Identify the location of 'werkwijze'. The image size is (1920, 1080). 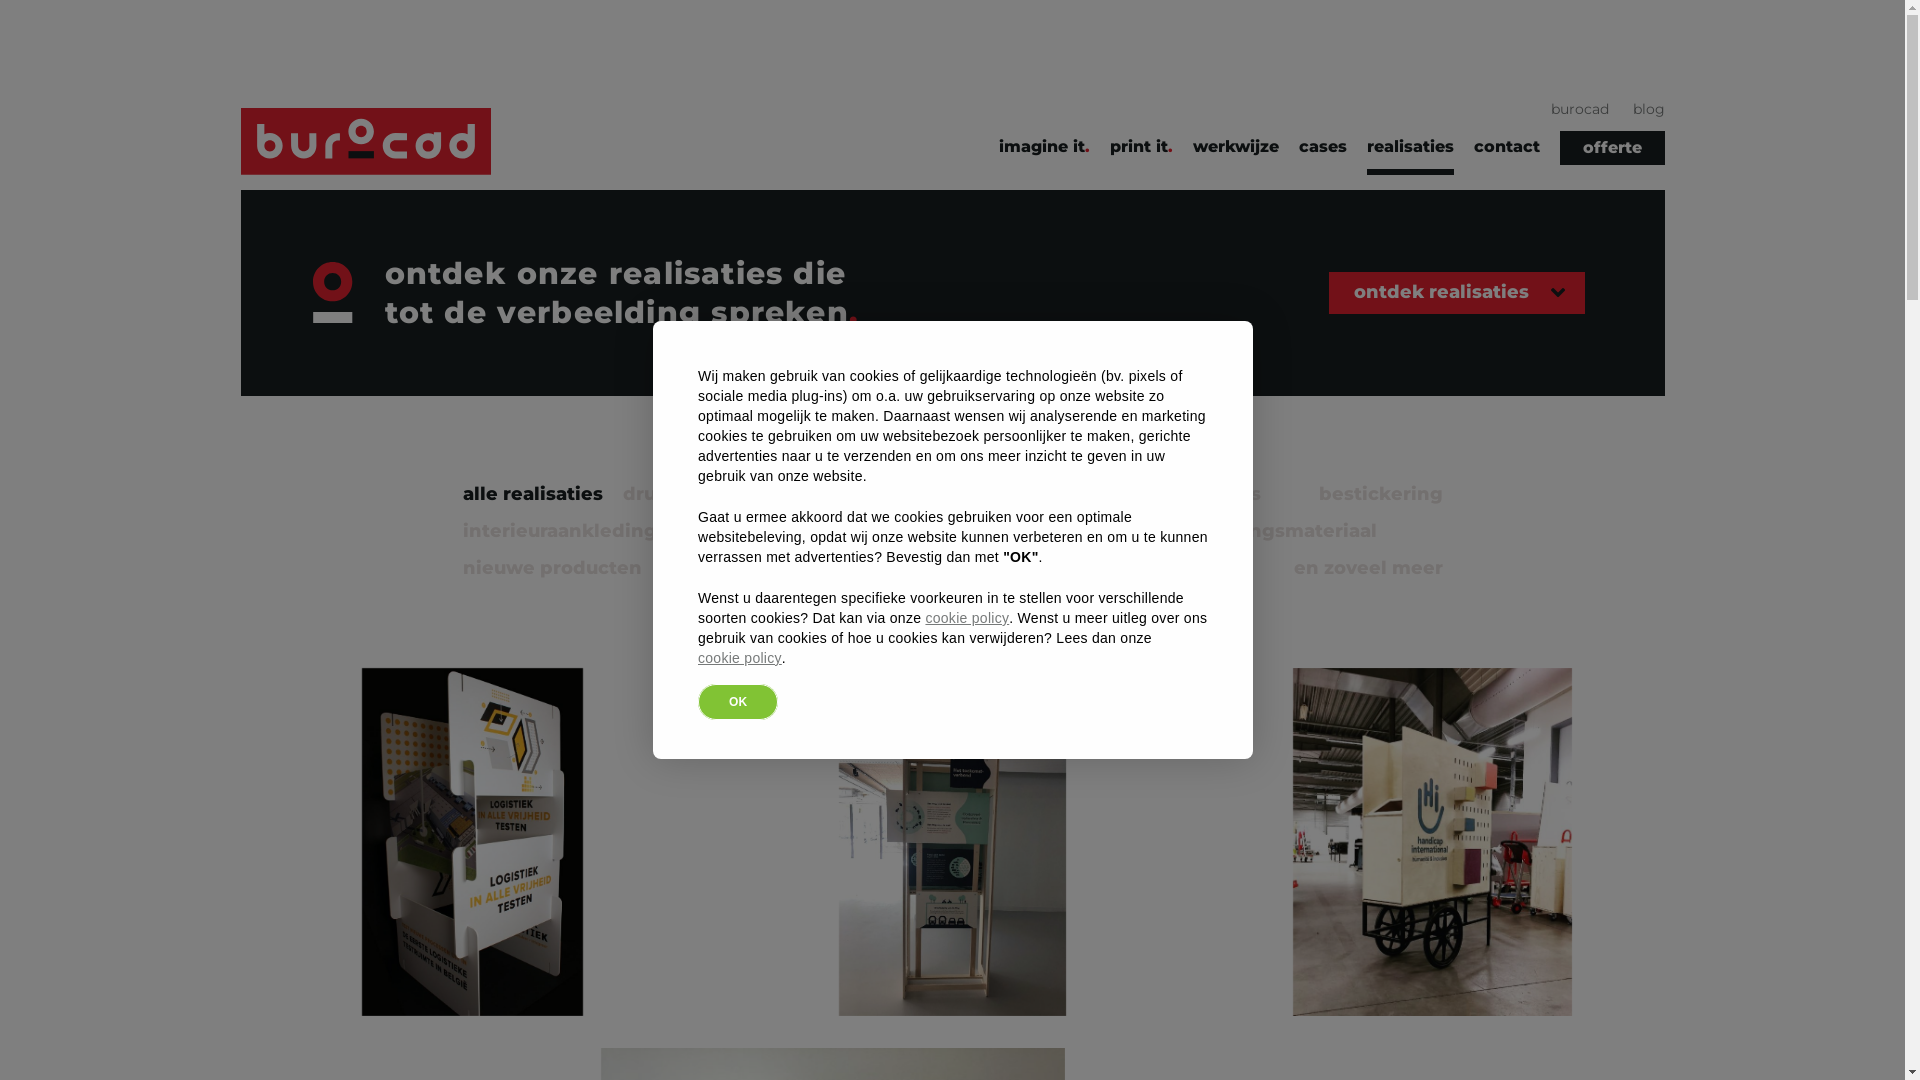
(1235, 152).